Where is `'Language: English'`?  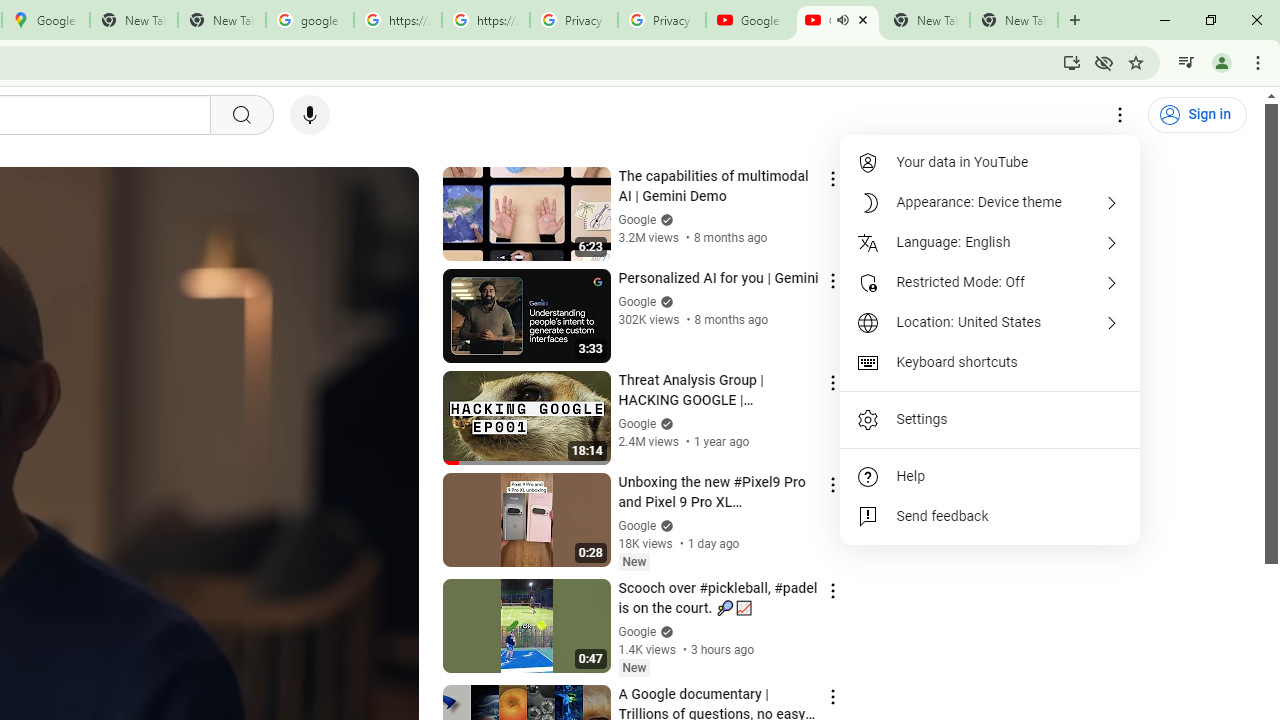 'Language: English' is located at coordinates (990, 242).